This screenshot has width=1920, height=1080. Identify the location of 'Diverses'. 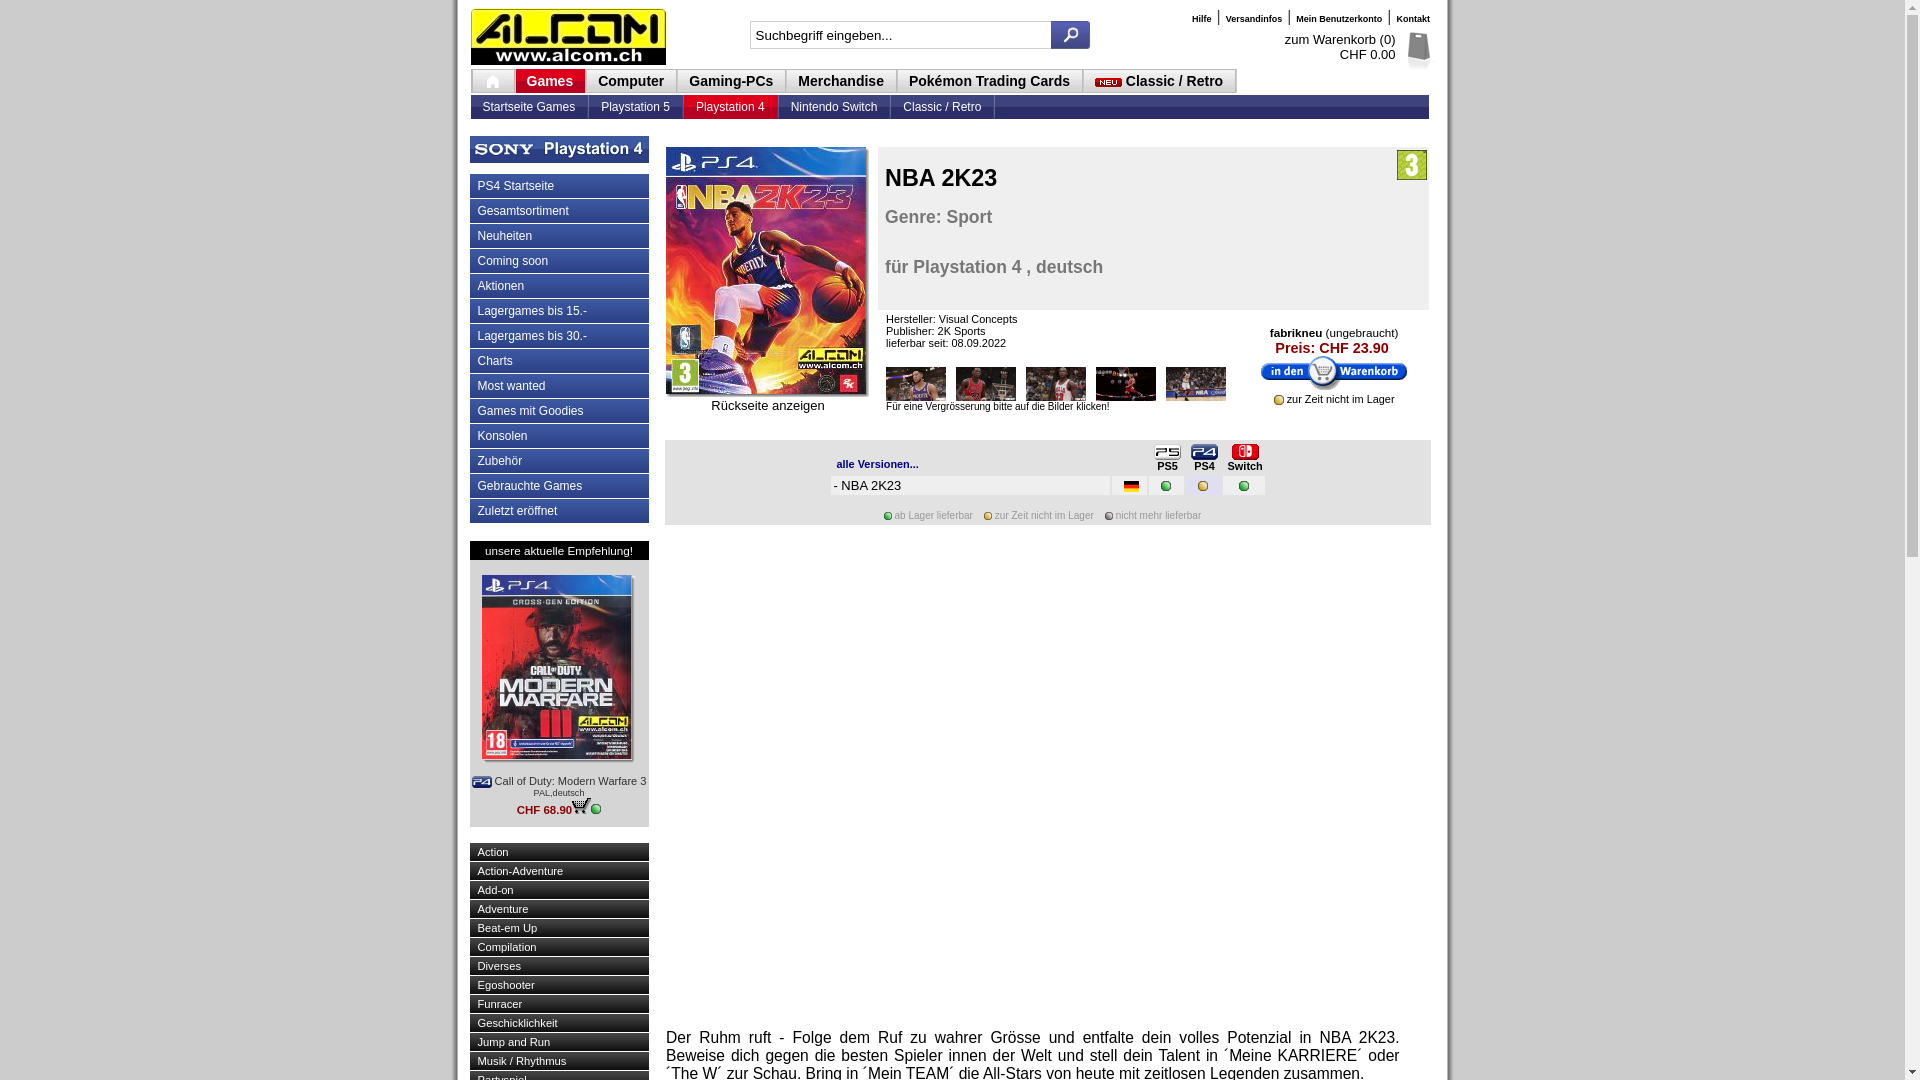
(559, 964).